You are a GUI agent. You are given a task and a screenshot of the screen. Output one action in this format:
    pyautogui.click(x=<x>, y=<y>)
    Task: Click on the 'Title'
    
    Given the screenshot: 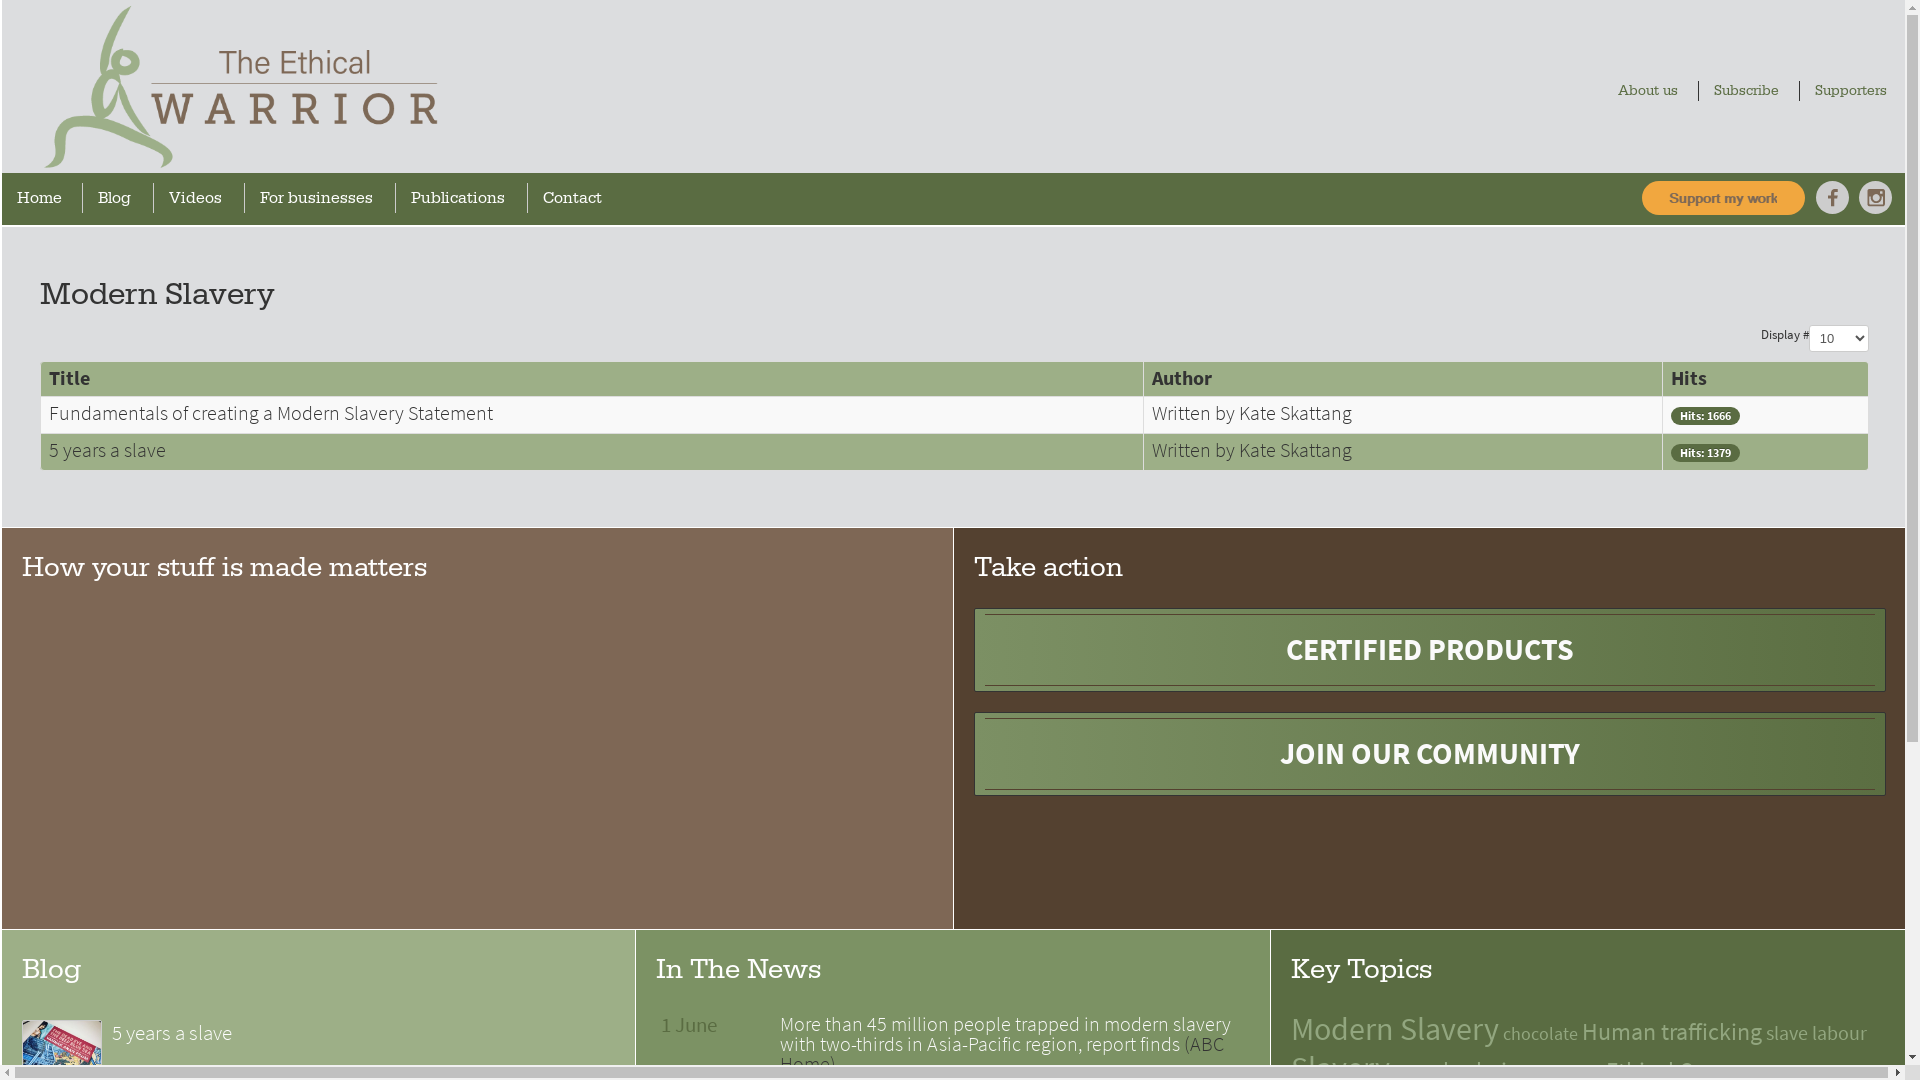 What is the action you would take?
    pyautogui.click(x=69, y=378)
    